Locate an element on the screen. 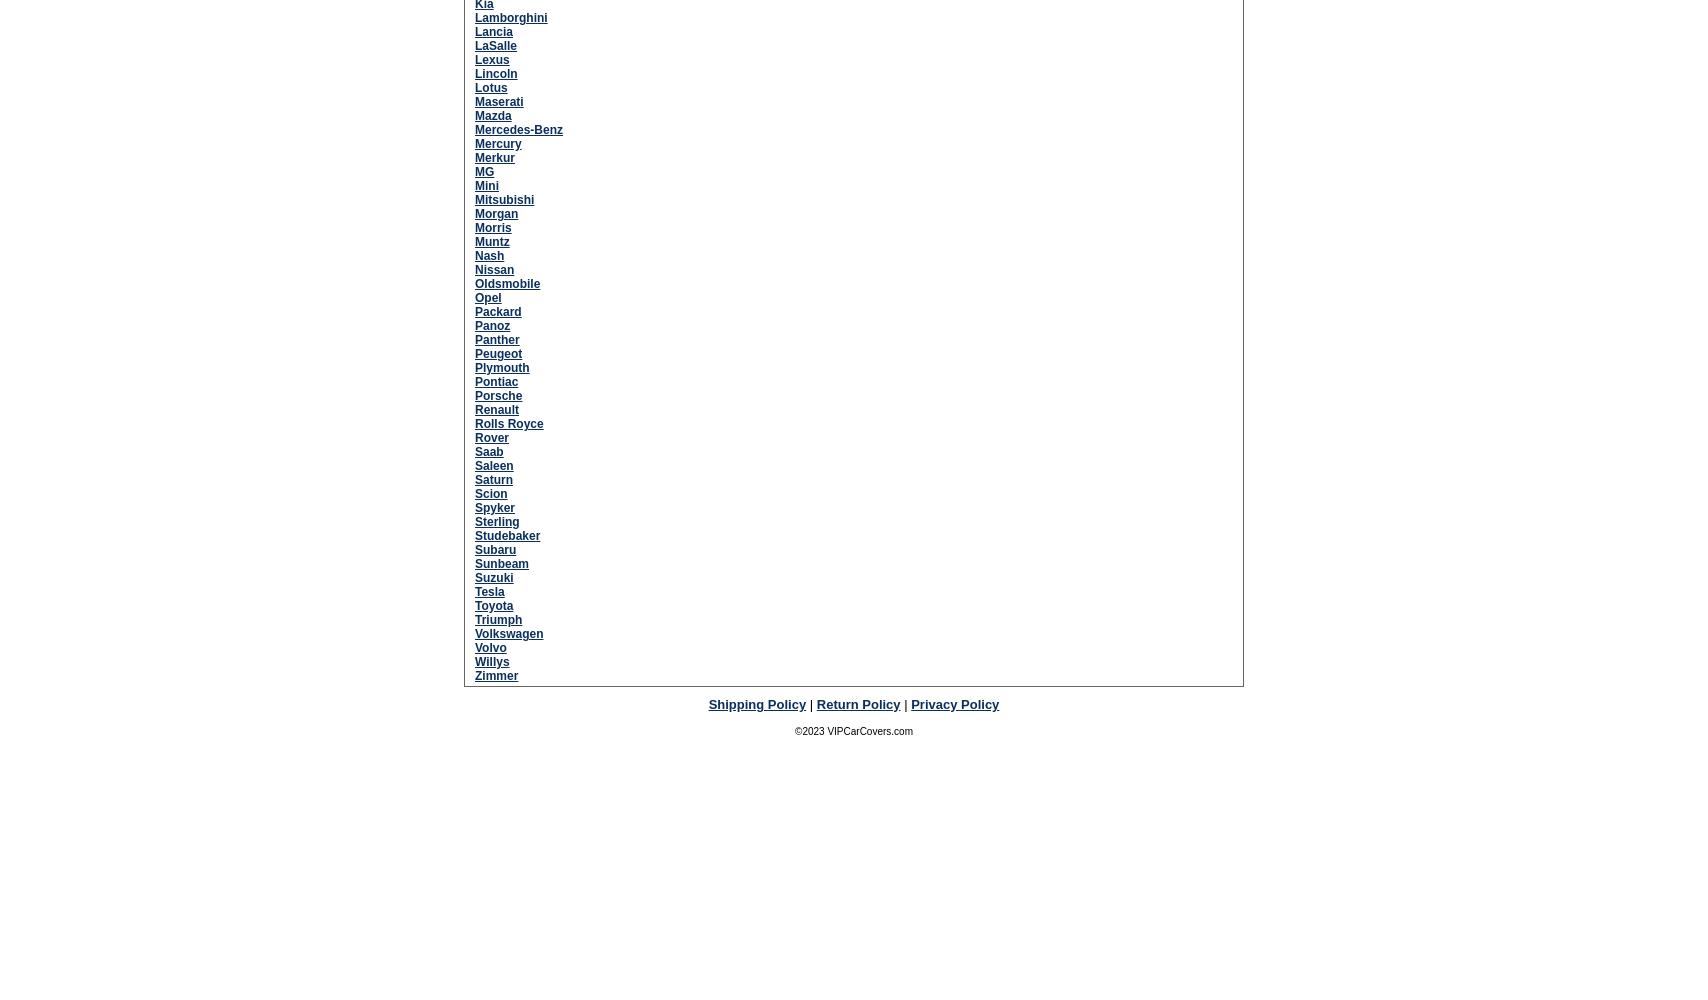 The image size is (1708, 1000). 'Lincoln' is located at coordinates (496, 72).